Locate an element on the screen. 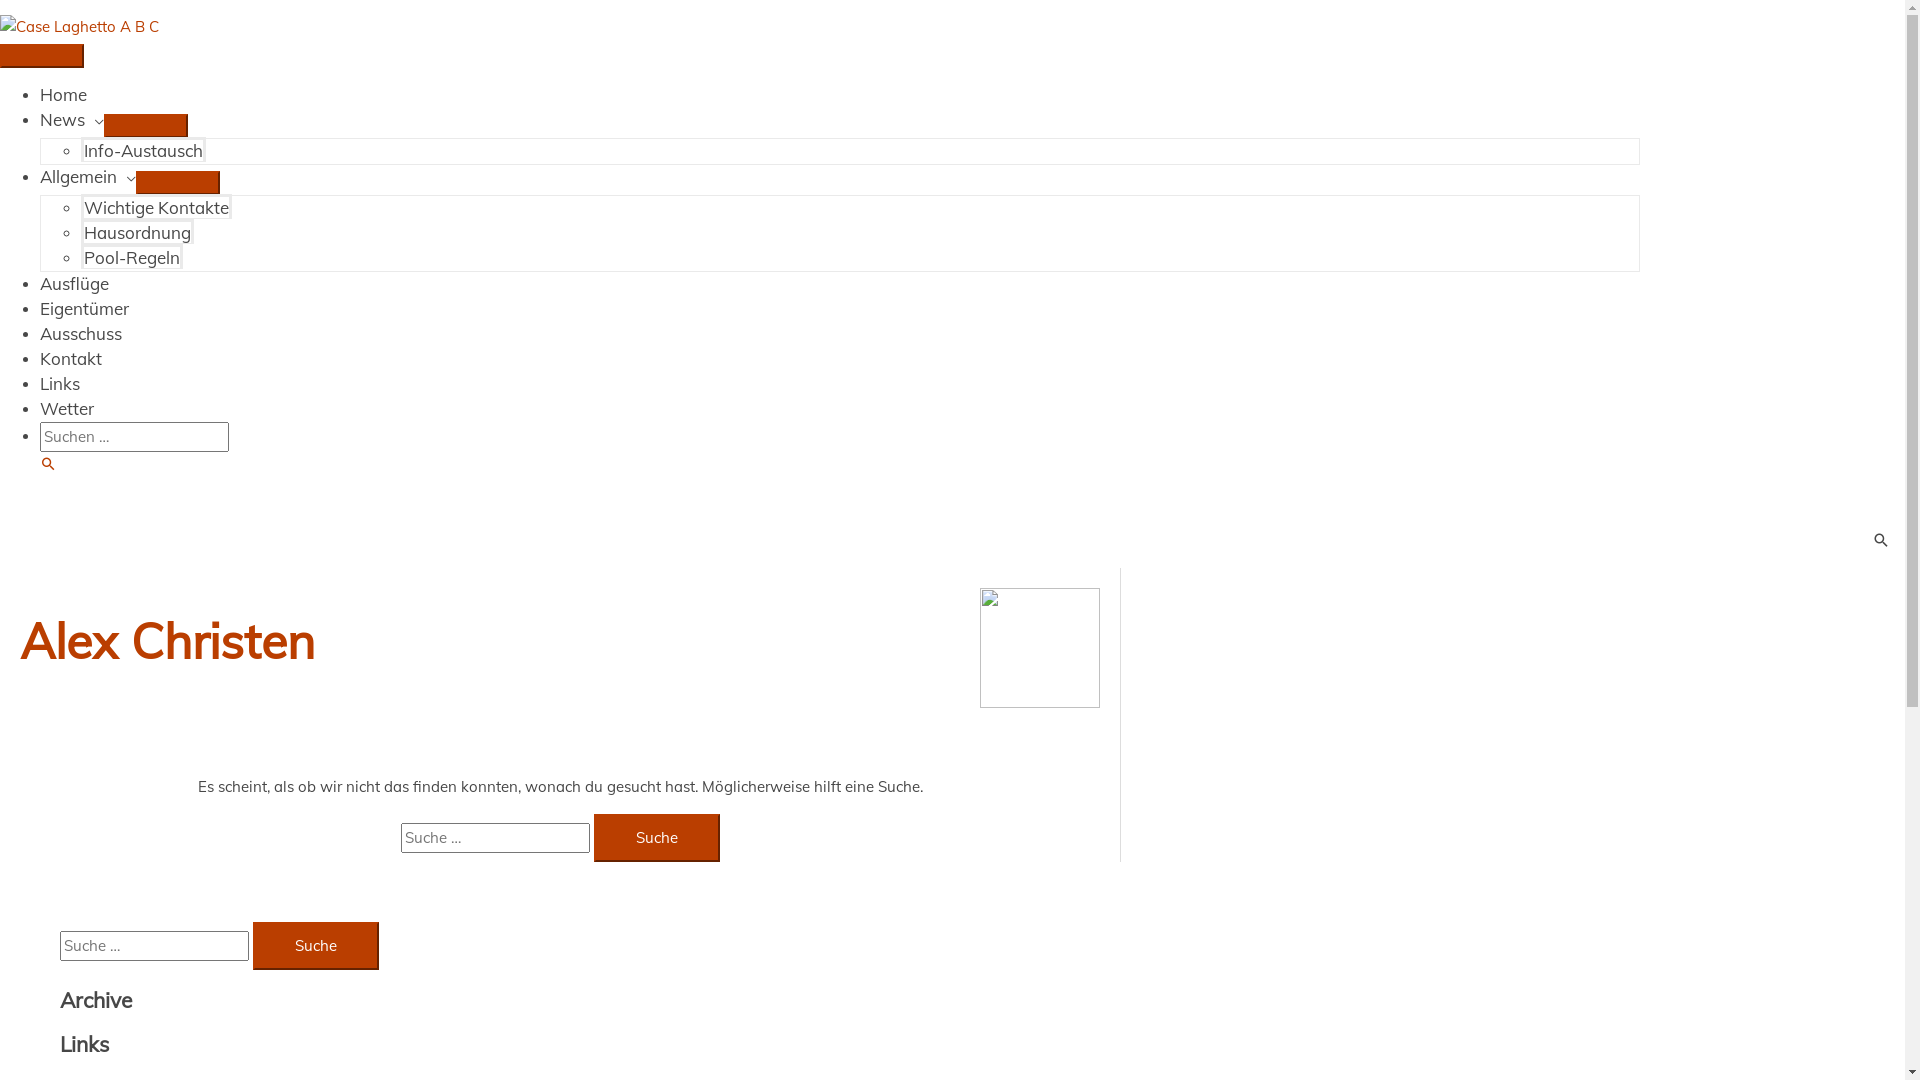 This screenshot has width=1920, height=1080. 'Pool-Regeln' is located at coordinates (131, 255).